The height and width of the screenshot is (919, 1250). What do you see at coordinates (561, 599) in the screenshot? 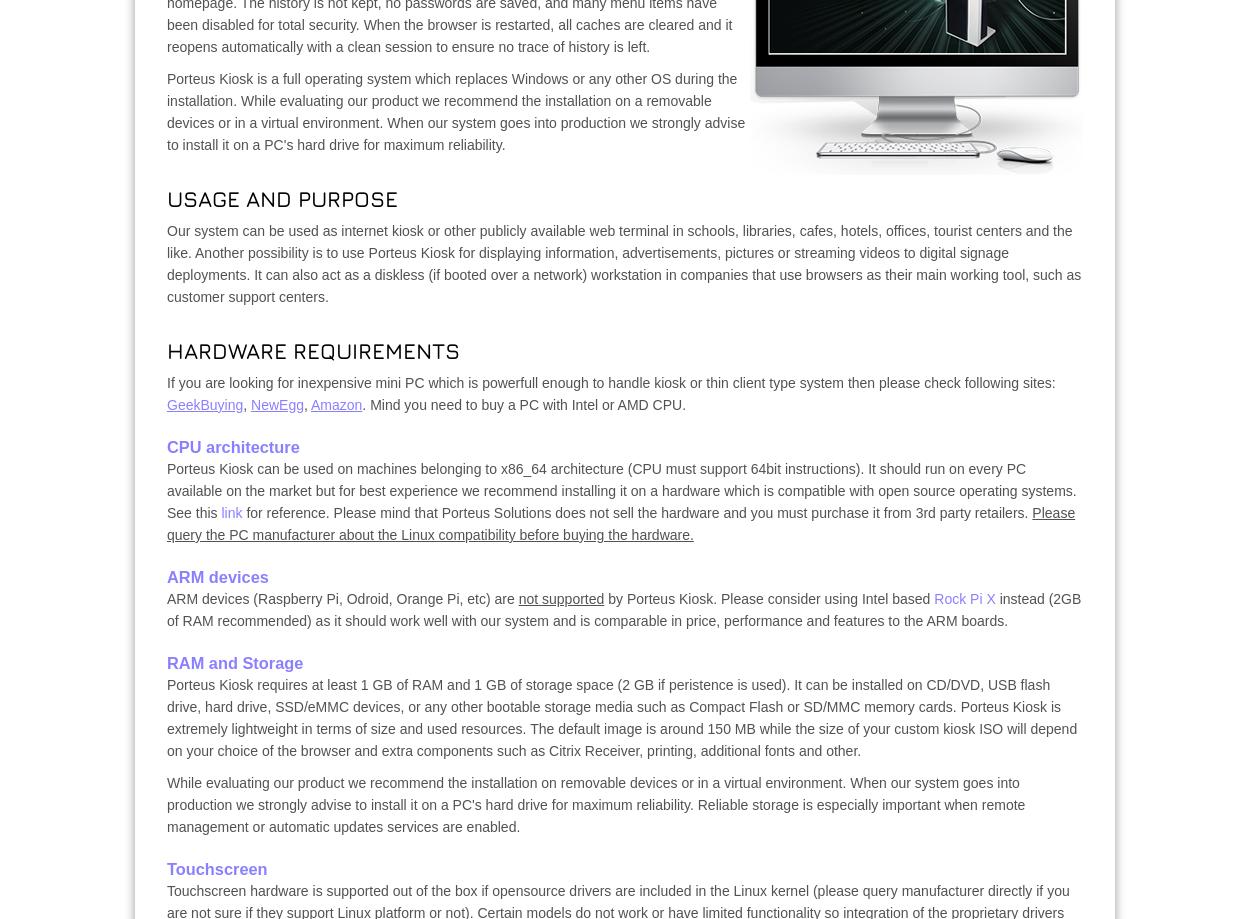
I see `'not supported'` at bounding box center [561, 599].